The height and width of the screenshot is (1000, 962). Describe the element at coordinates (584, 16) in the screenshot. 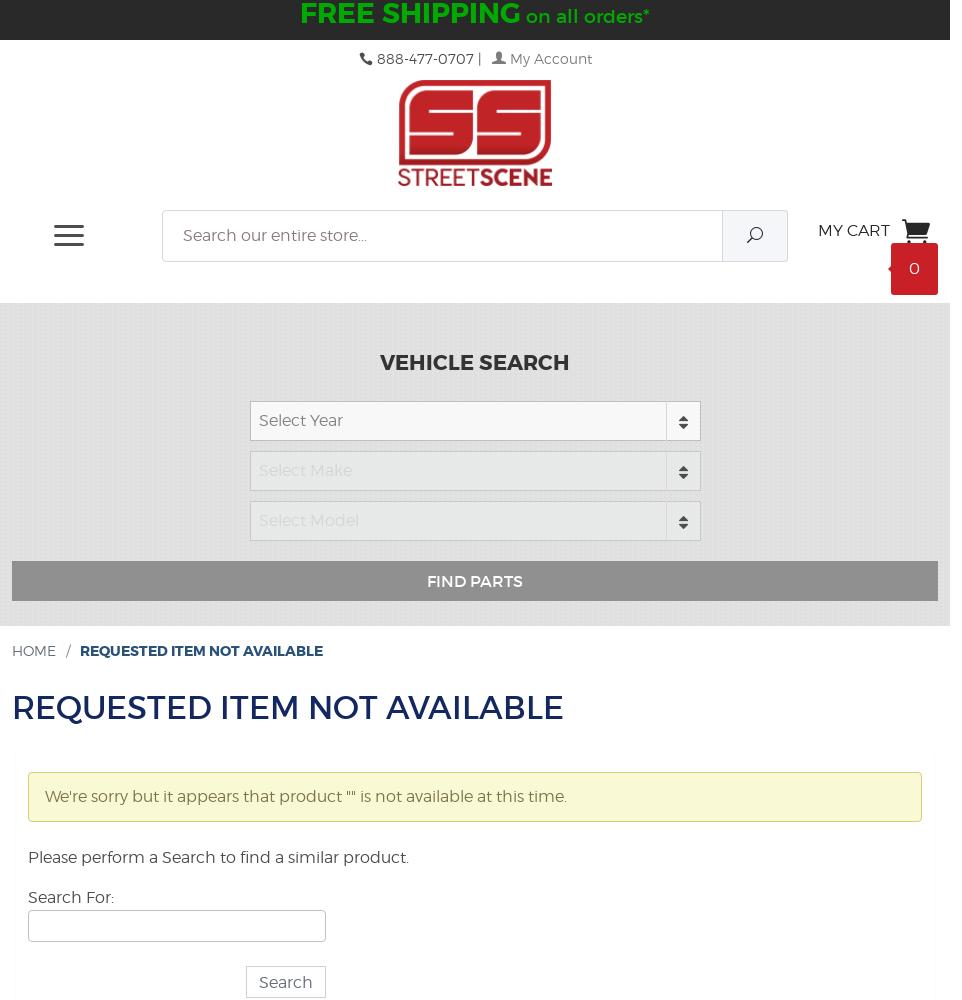

I see `'on all orders*'` at that location.